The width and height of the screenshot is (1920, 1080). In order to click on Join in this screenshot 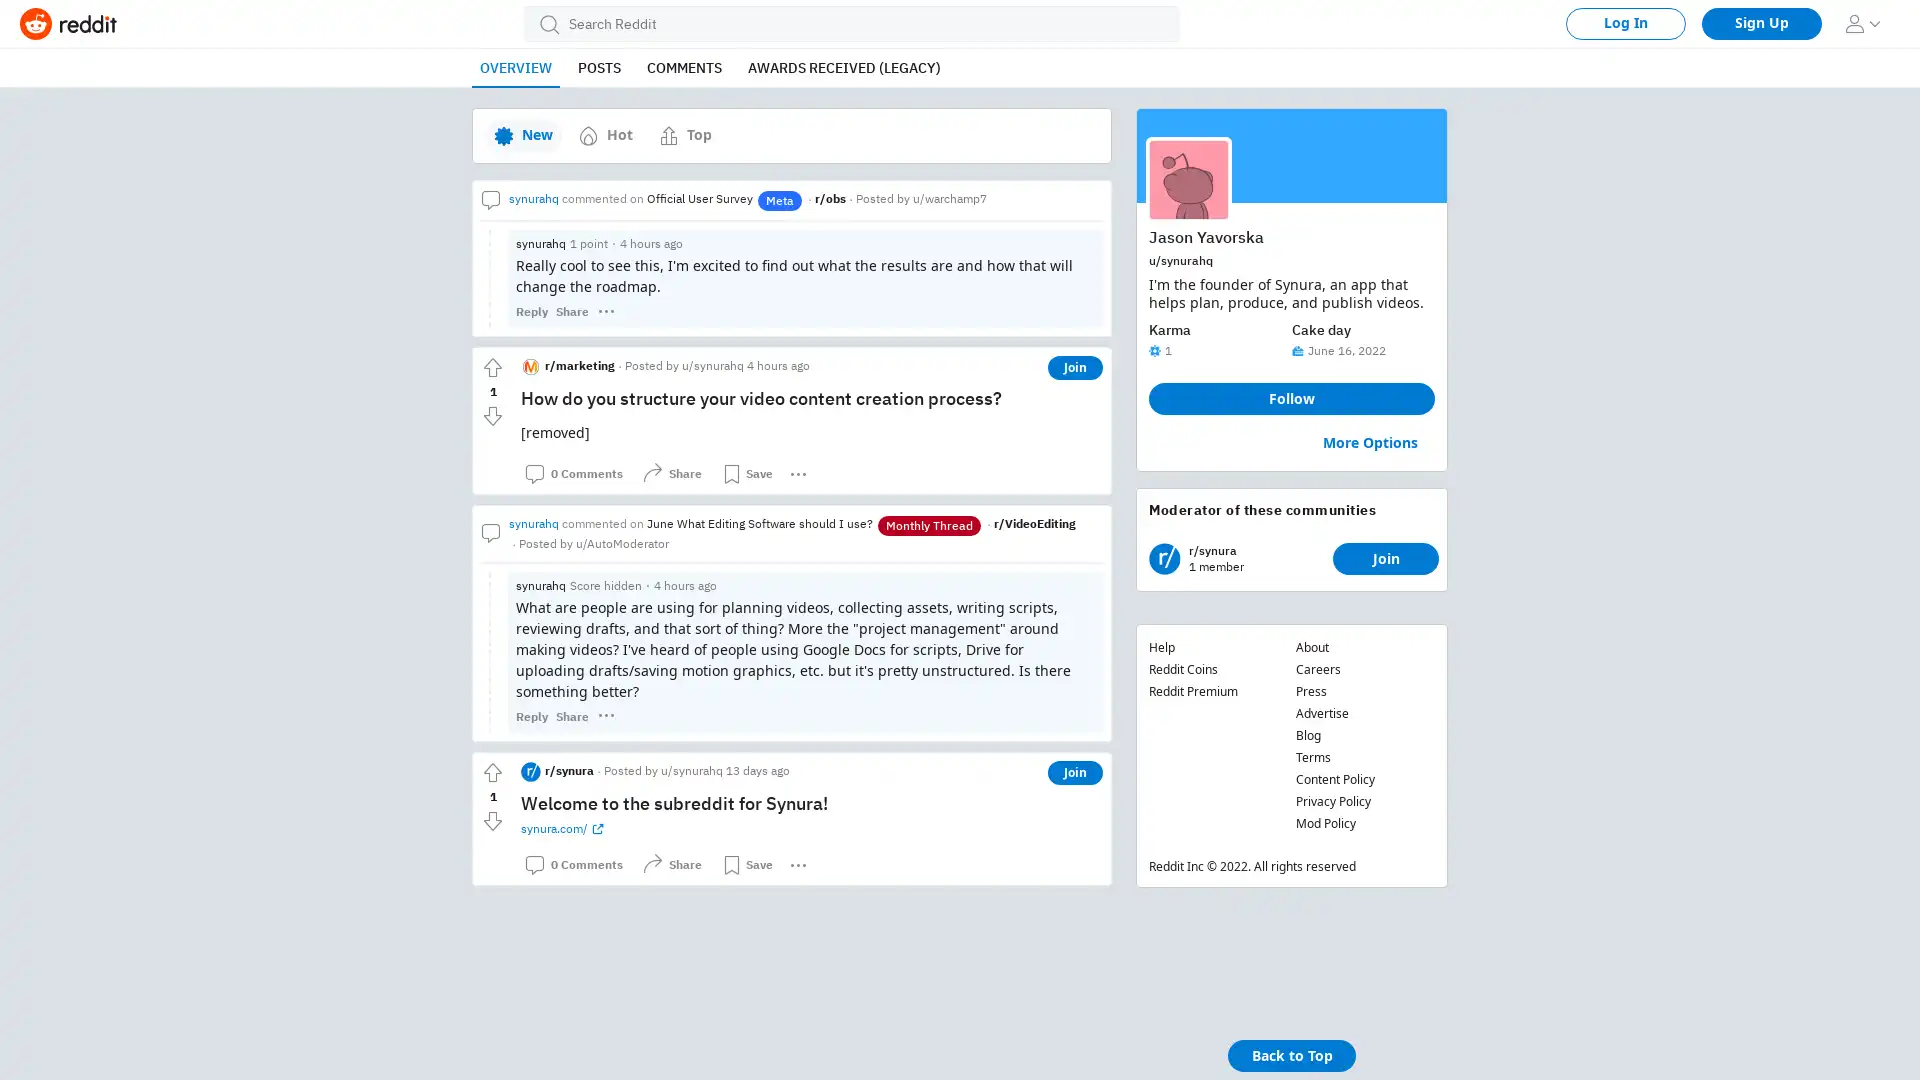, I will do `click(1074, 770)`.